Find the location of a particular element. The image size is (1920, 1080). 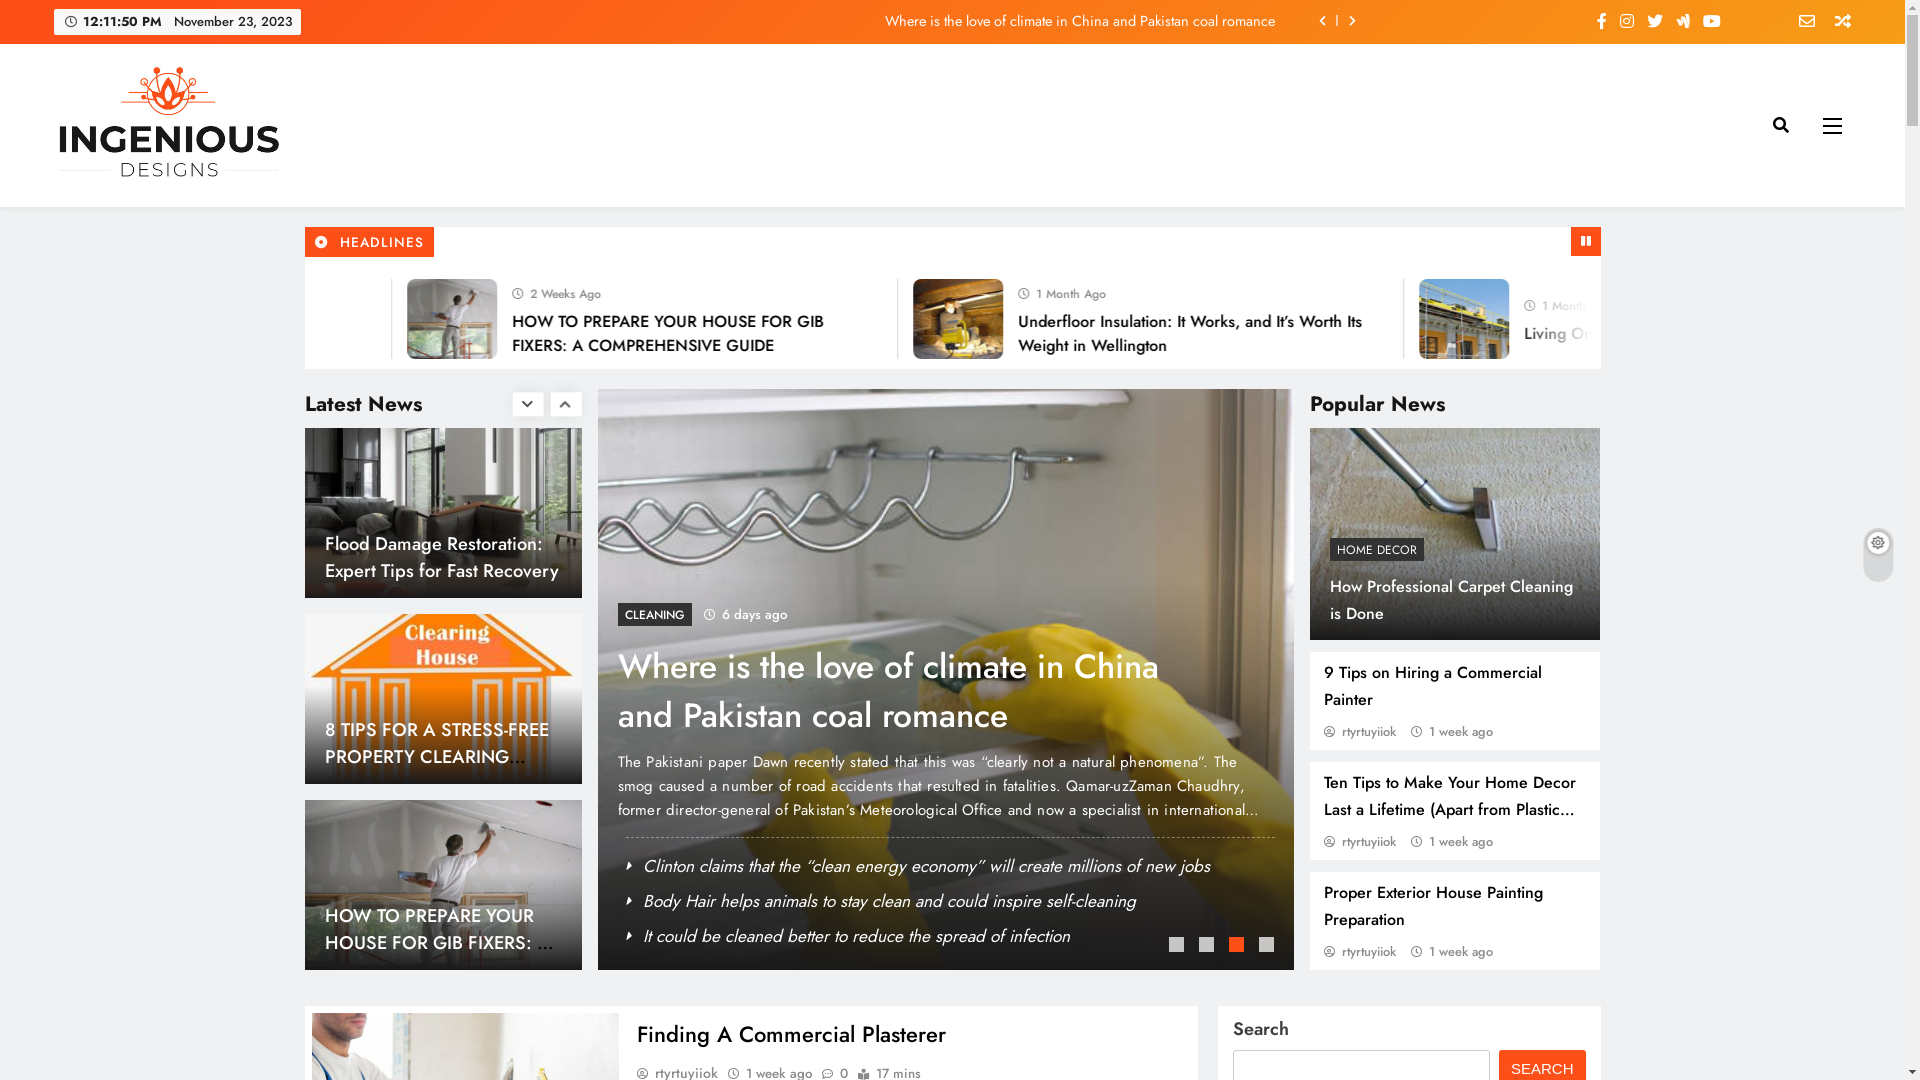

'3' is located at coordinates (1237, 946).